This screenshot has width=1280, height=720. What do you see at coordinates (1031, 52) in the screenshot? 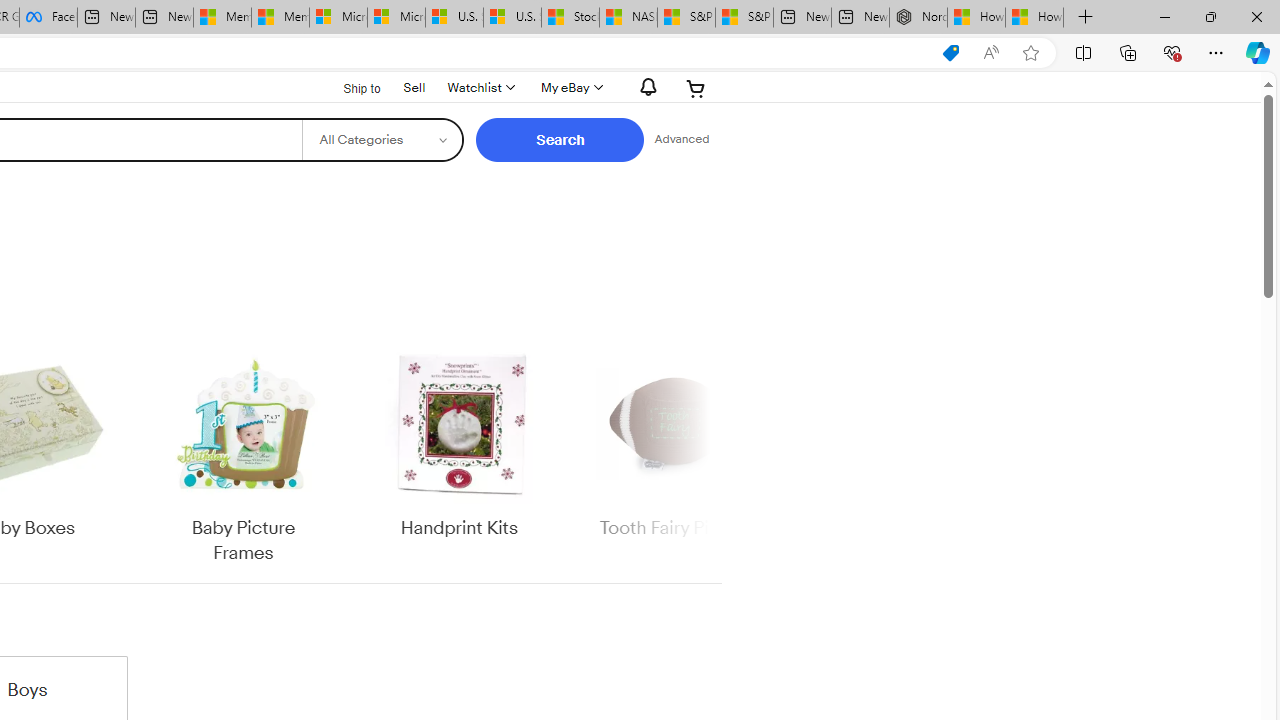
I see `'Add this page to favorites (Ctrl+D)'` at bounding box center [1031, 52].